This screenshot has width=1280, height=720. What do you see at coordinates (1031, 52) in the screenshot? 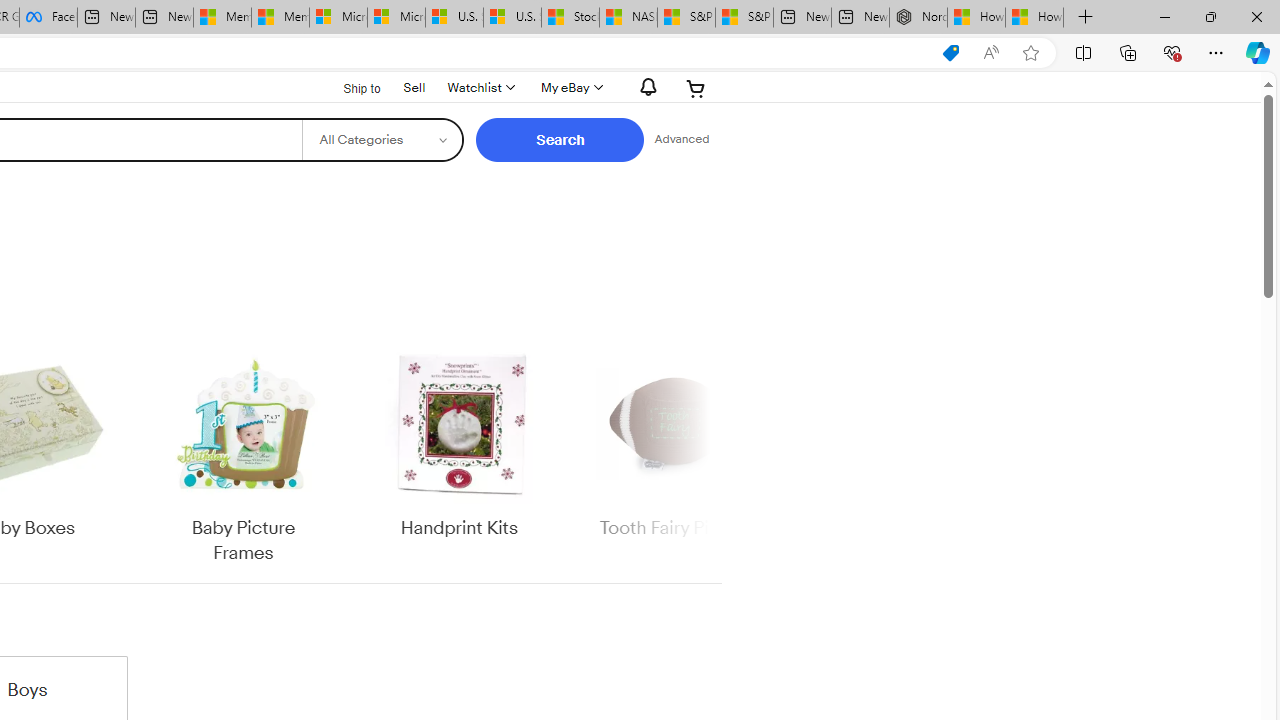
I see `'Add this page to favorites (Ctrl+D)'` at bounding box center [1031, 52].